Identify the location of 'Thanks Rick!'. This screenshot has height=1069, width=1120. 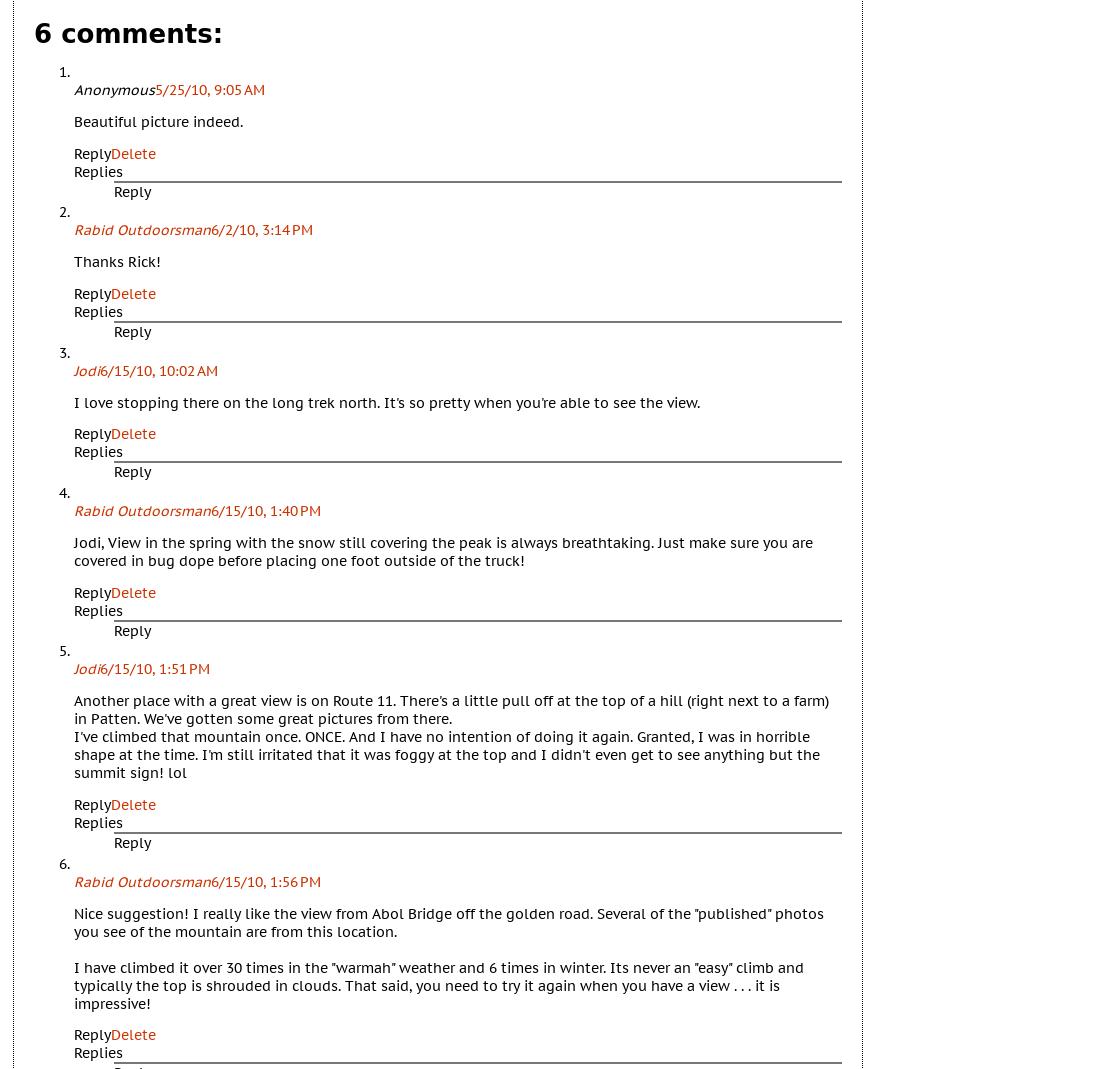
(117, 261).